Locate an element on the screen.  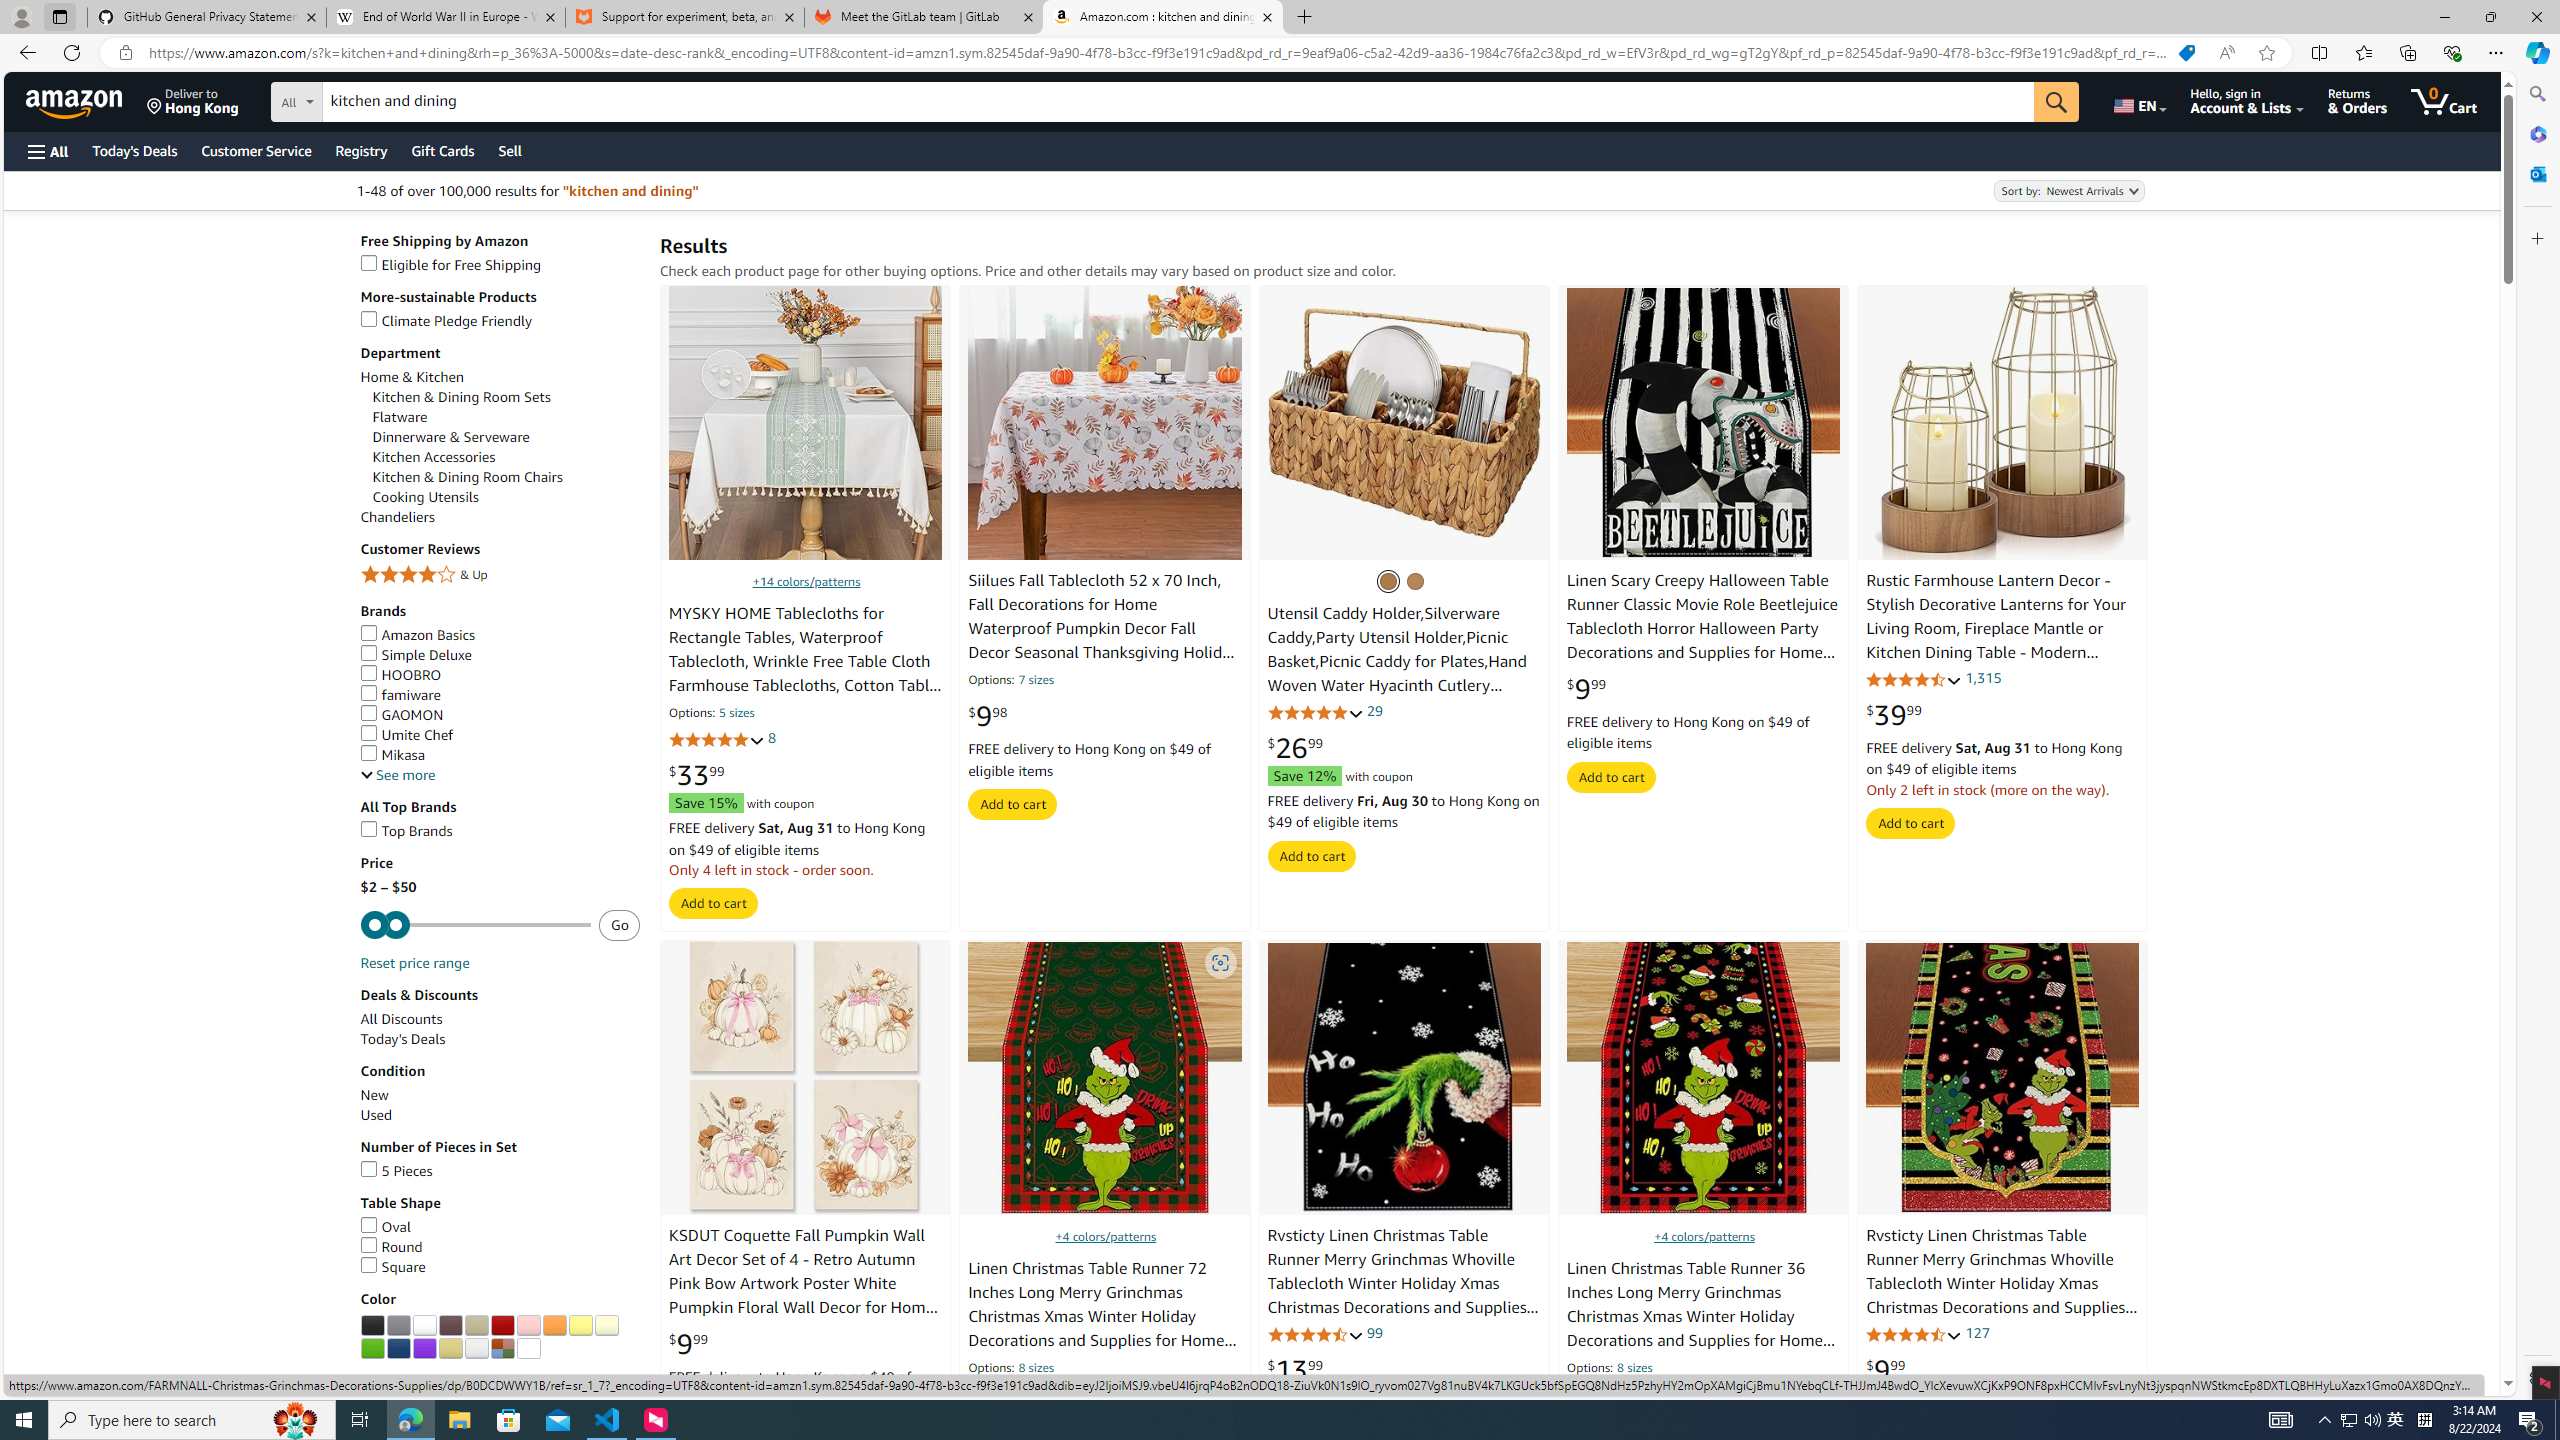
'Chandeliers' is located at coordinates (500, 516).